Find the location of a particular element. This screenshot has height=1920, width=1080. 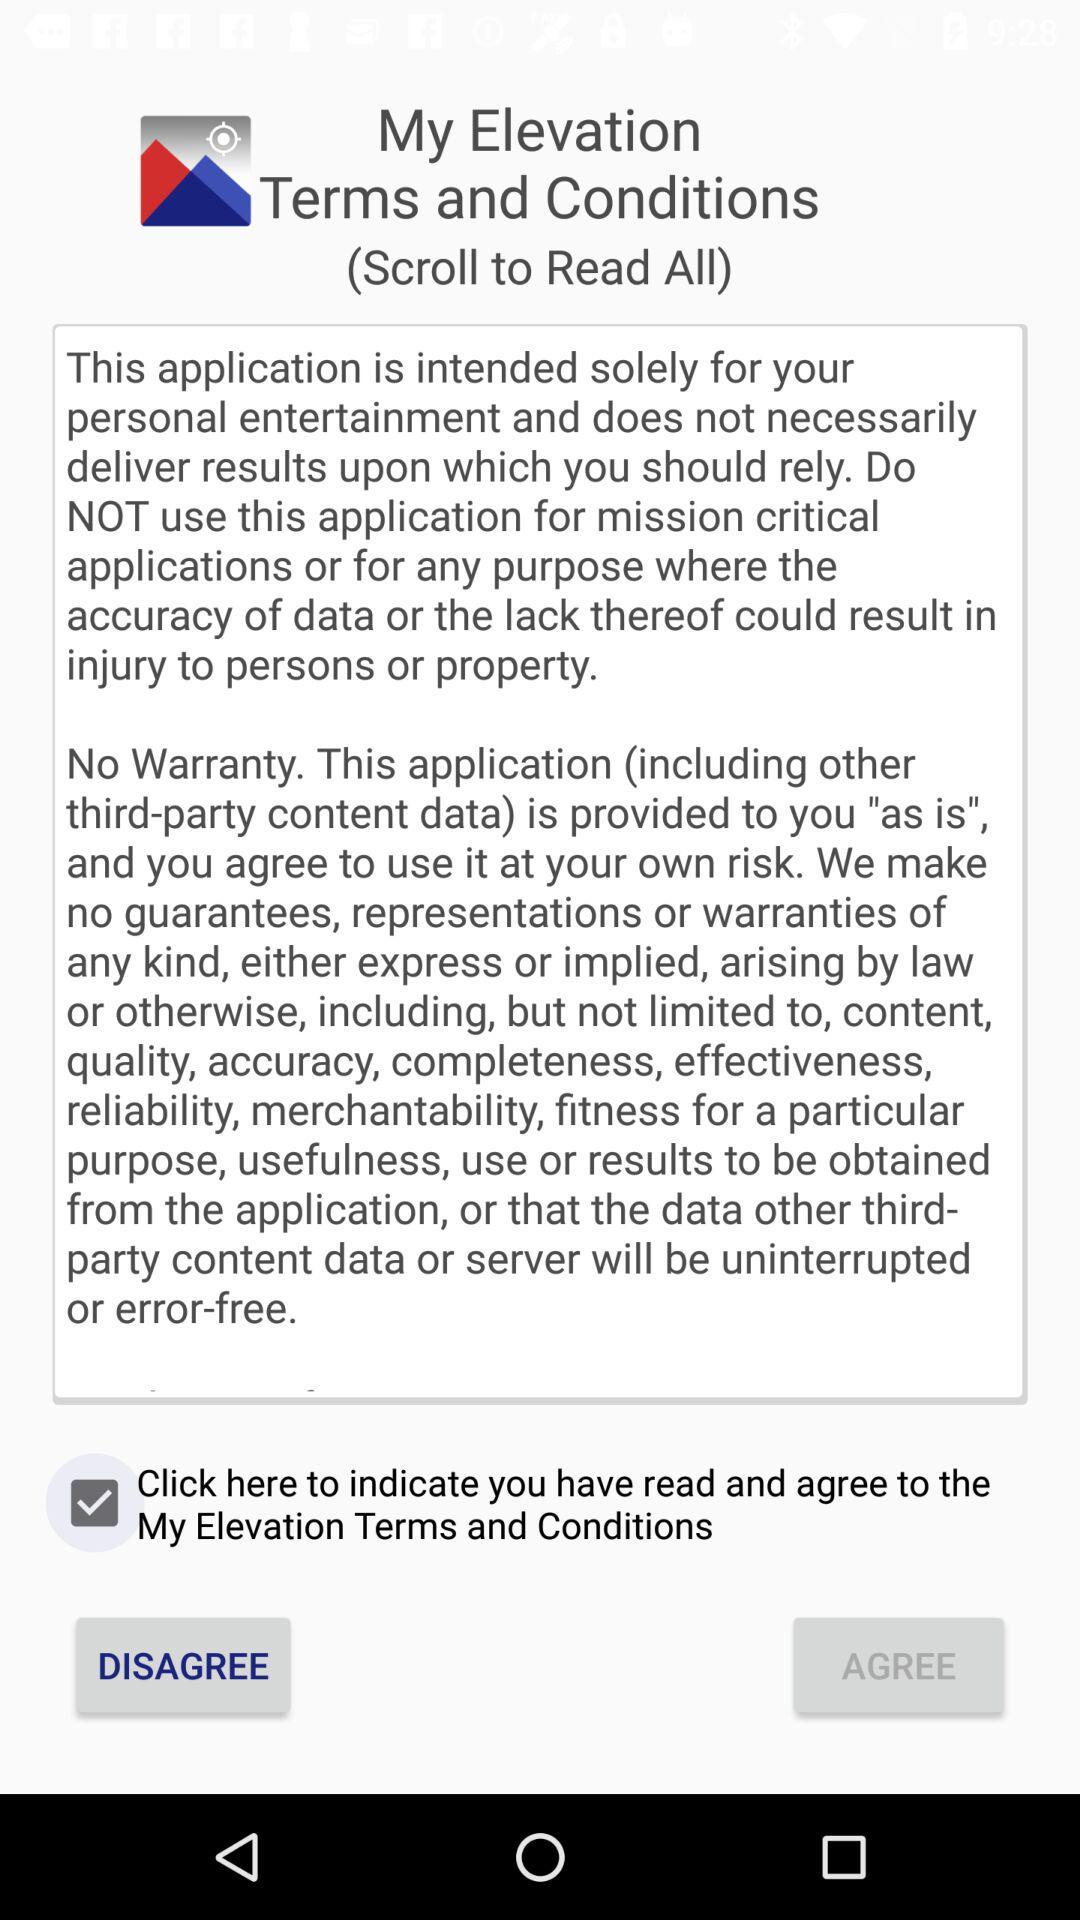

the icon next to agree icon is located at coordinates (183, 1665).